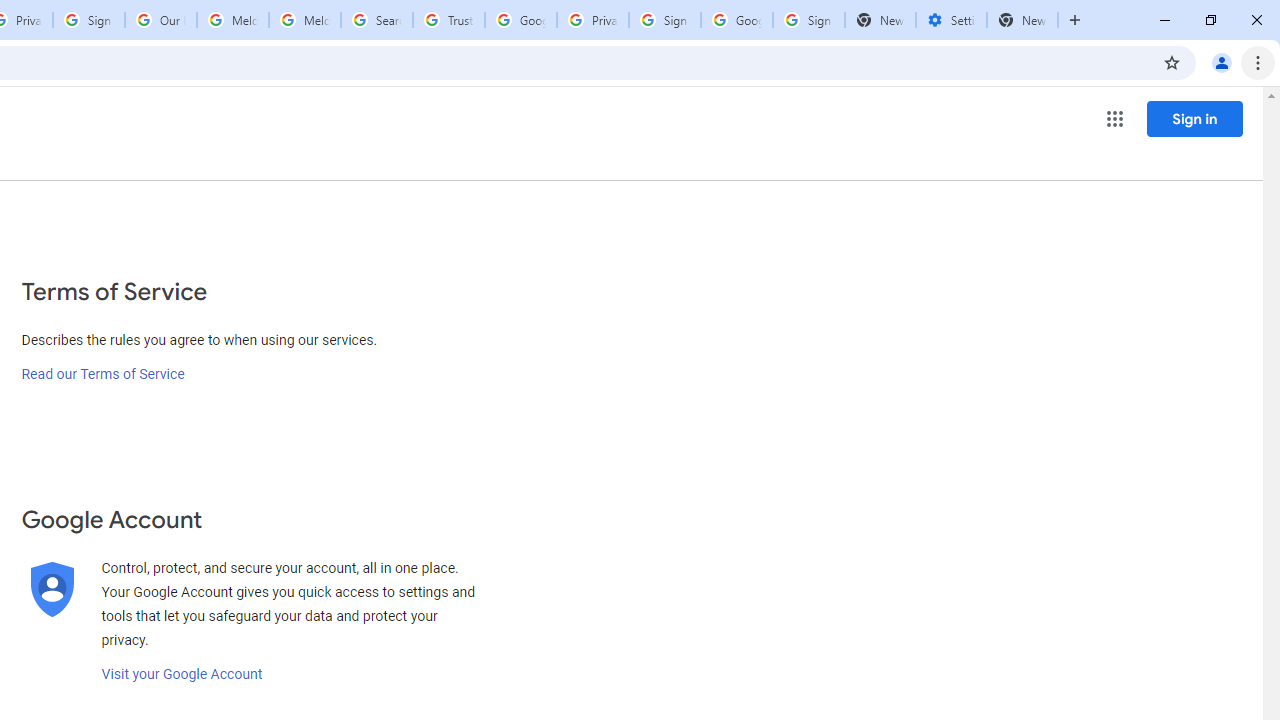 This screenshot has width=1280, height=720. What do you see at coordinates (520, 20) in the screenshot?
I see `'Google Ads - Sign in'` at bounding box center [520, 20].